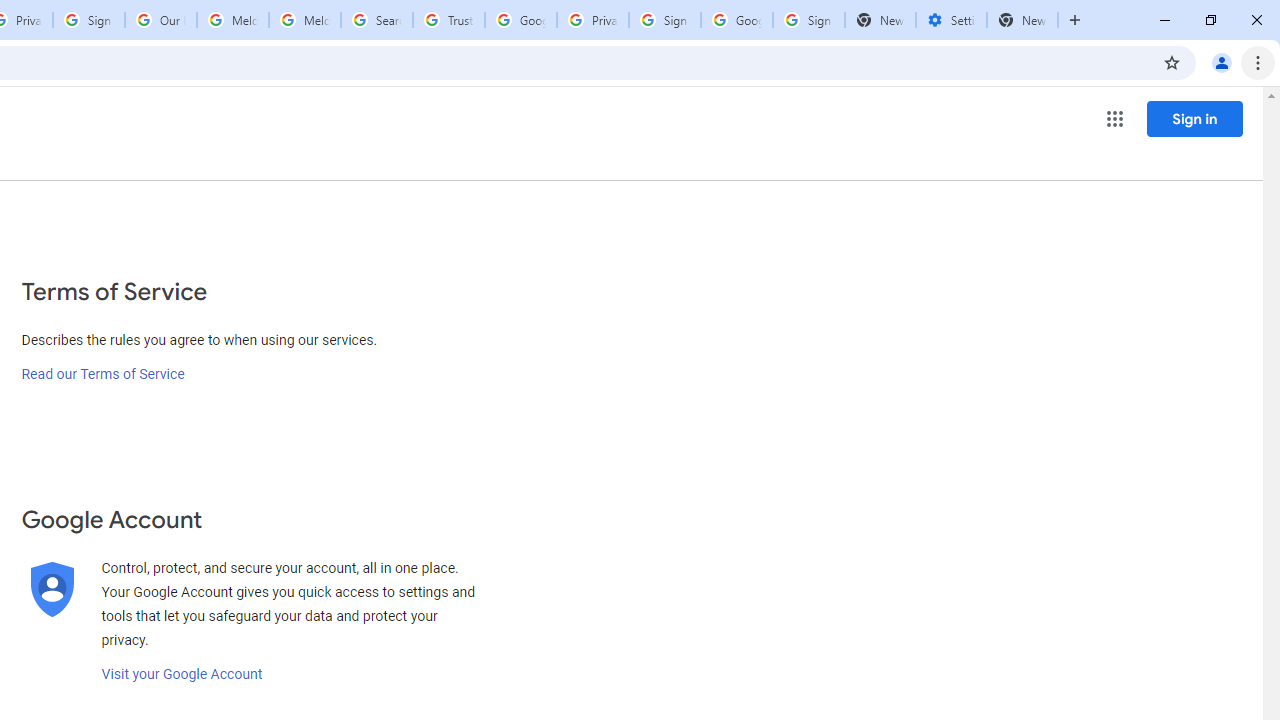 This screenshot has width=1280, height=720. What do you see at coordinates (520, 20) in the screenshot?
I see `'Google Ads - Sign in'` at bounding box center [520, 20].